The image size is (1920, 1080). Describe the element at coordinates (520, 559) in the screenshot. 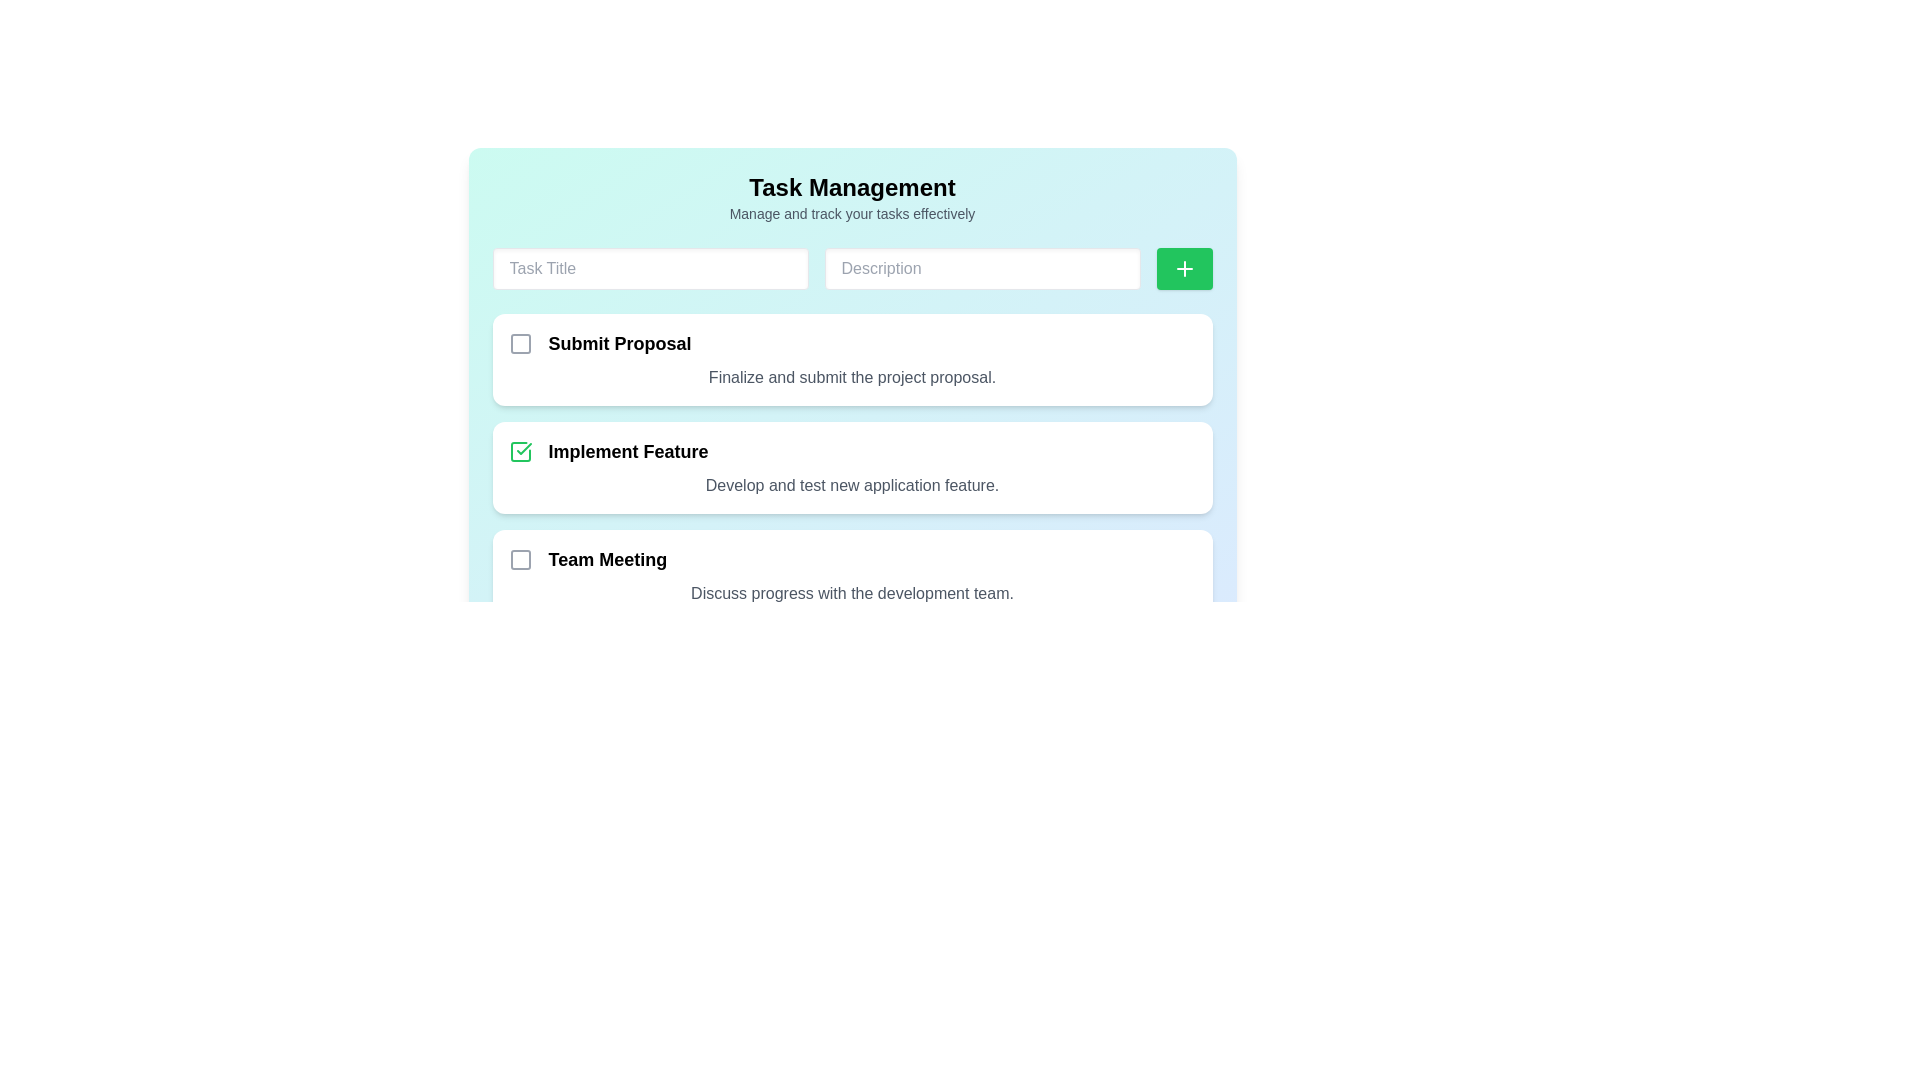

I see `the checkbox icon located to the left of the 'Team Meeting' text to check or uncheck it` at that location.